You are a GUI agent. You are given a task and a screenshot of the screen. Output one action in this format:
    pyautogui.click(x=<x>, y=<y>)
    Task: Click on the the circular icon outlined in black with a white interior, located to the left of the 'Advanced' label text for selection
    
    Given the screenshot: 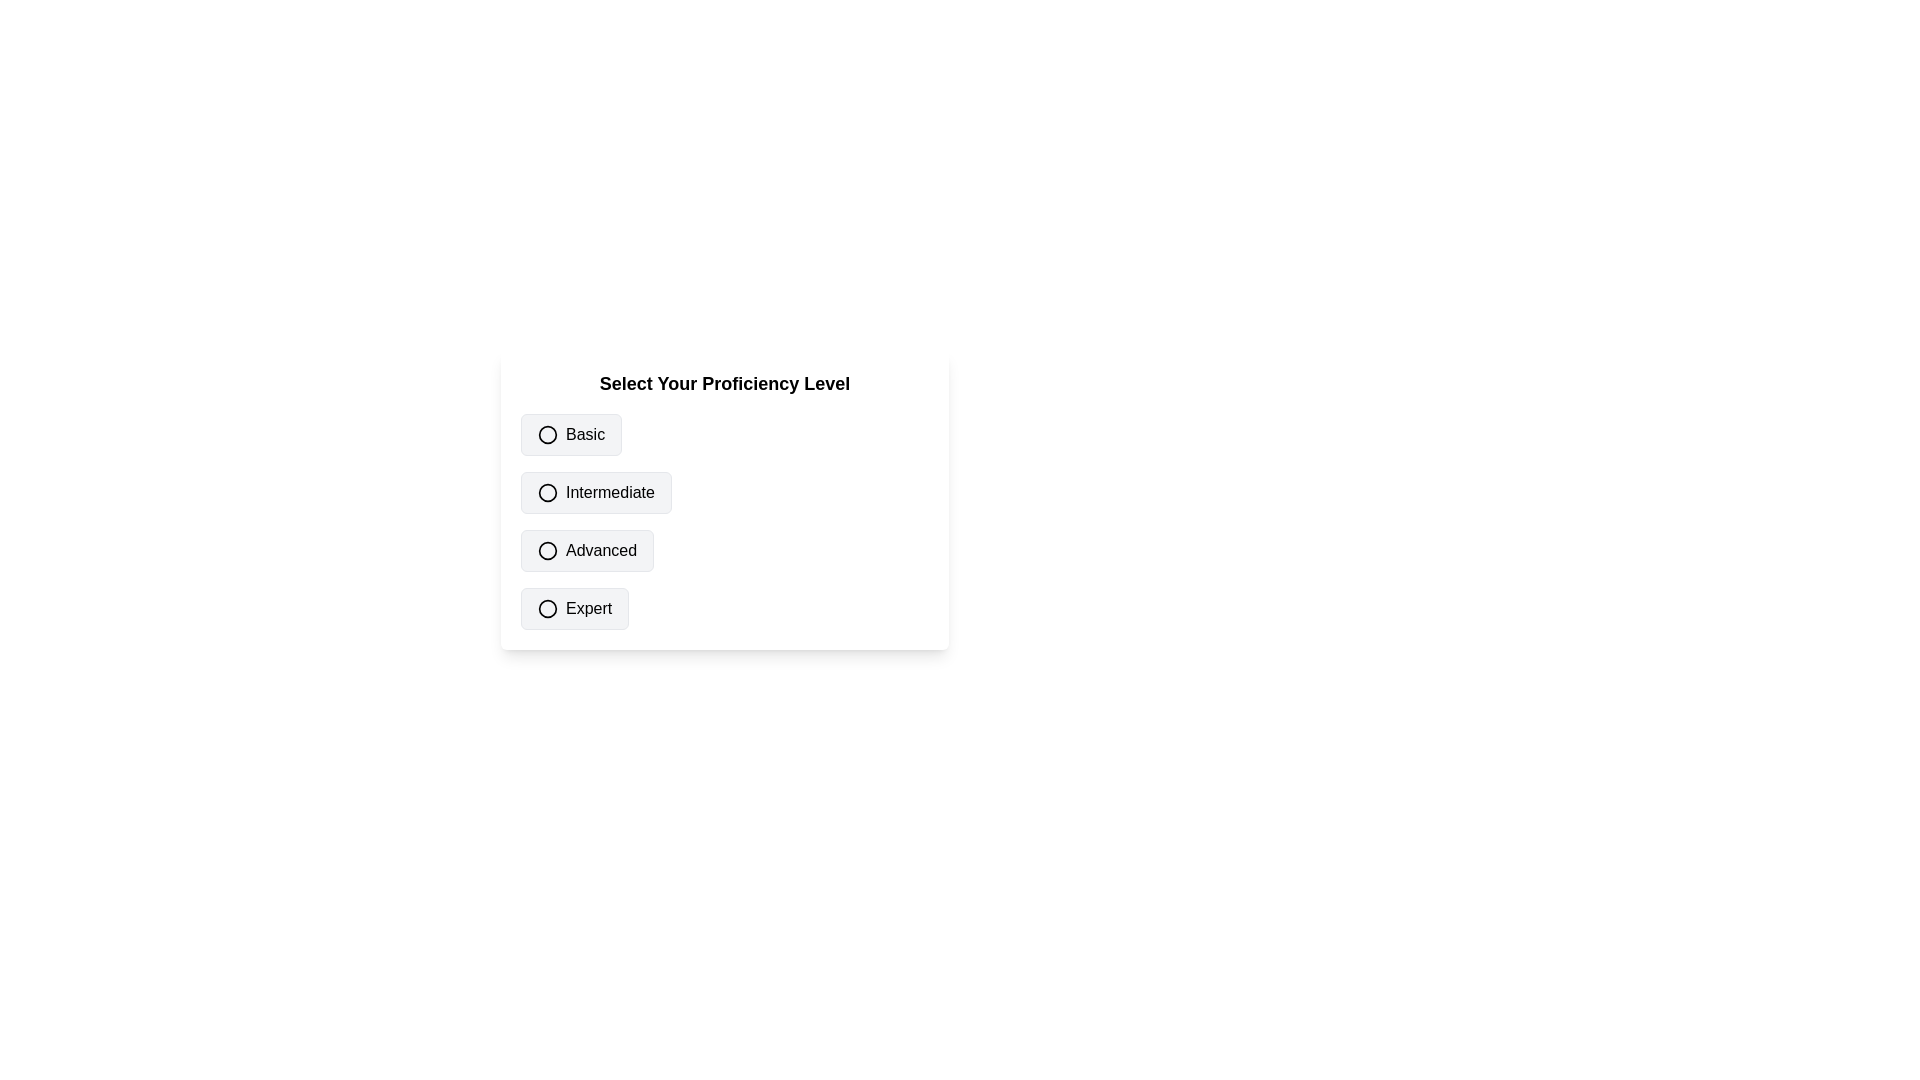 What is the action you would take?
    pyautogui.click(x=547, y=551)
    